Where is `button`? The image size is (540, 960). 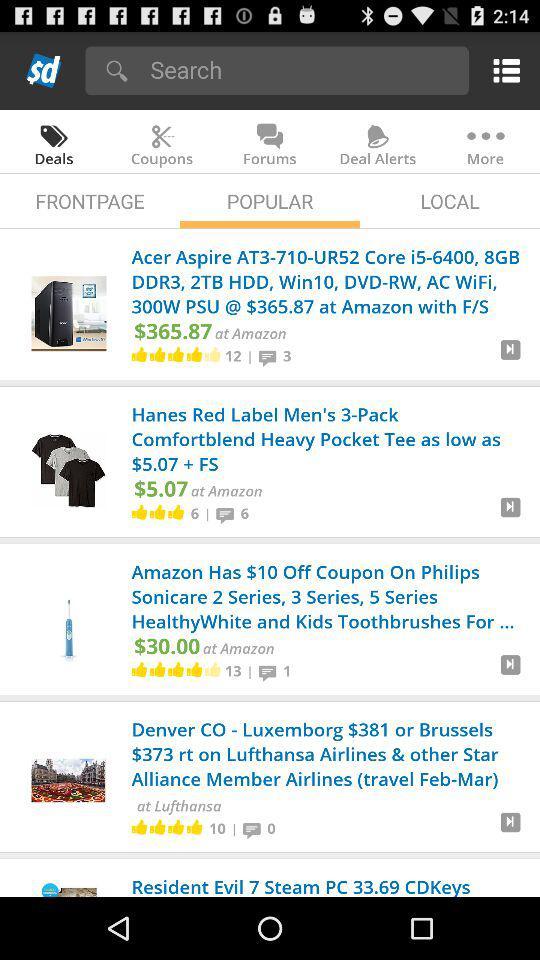 button is located at coordinates (510, 357).